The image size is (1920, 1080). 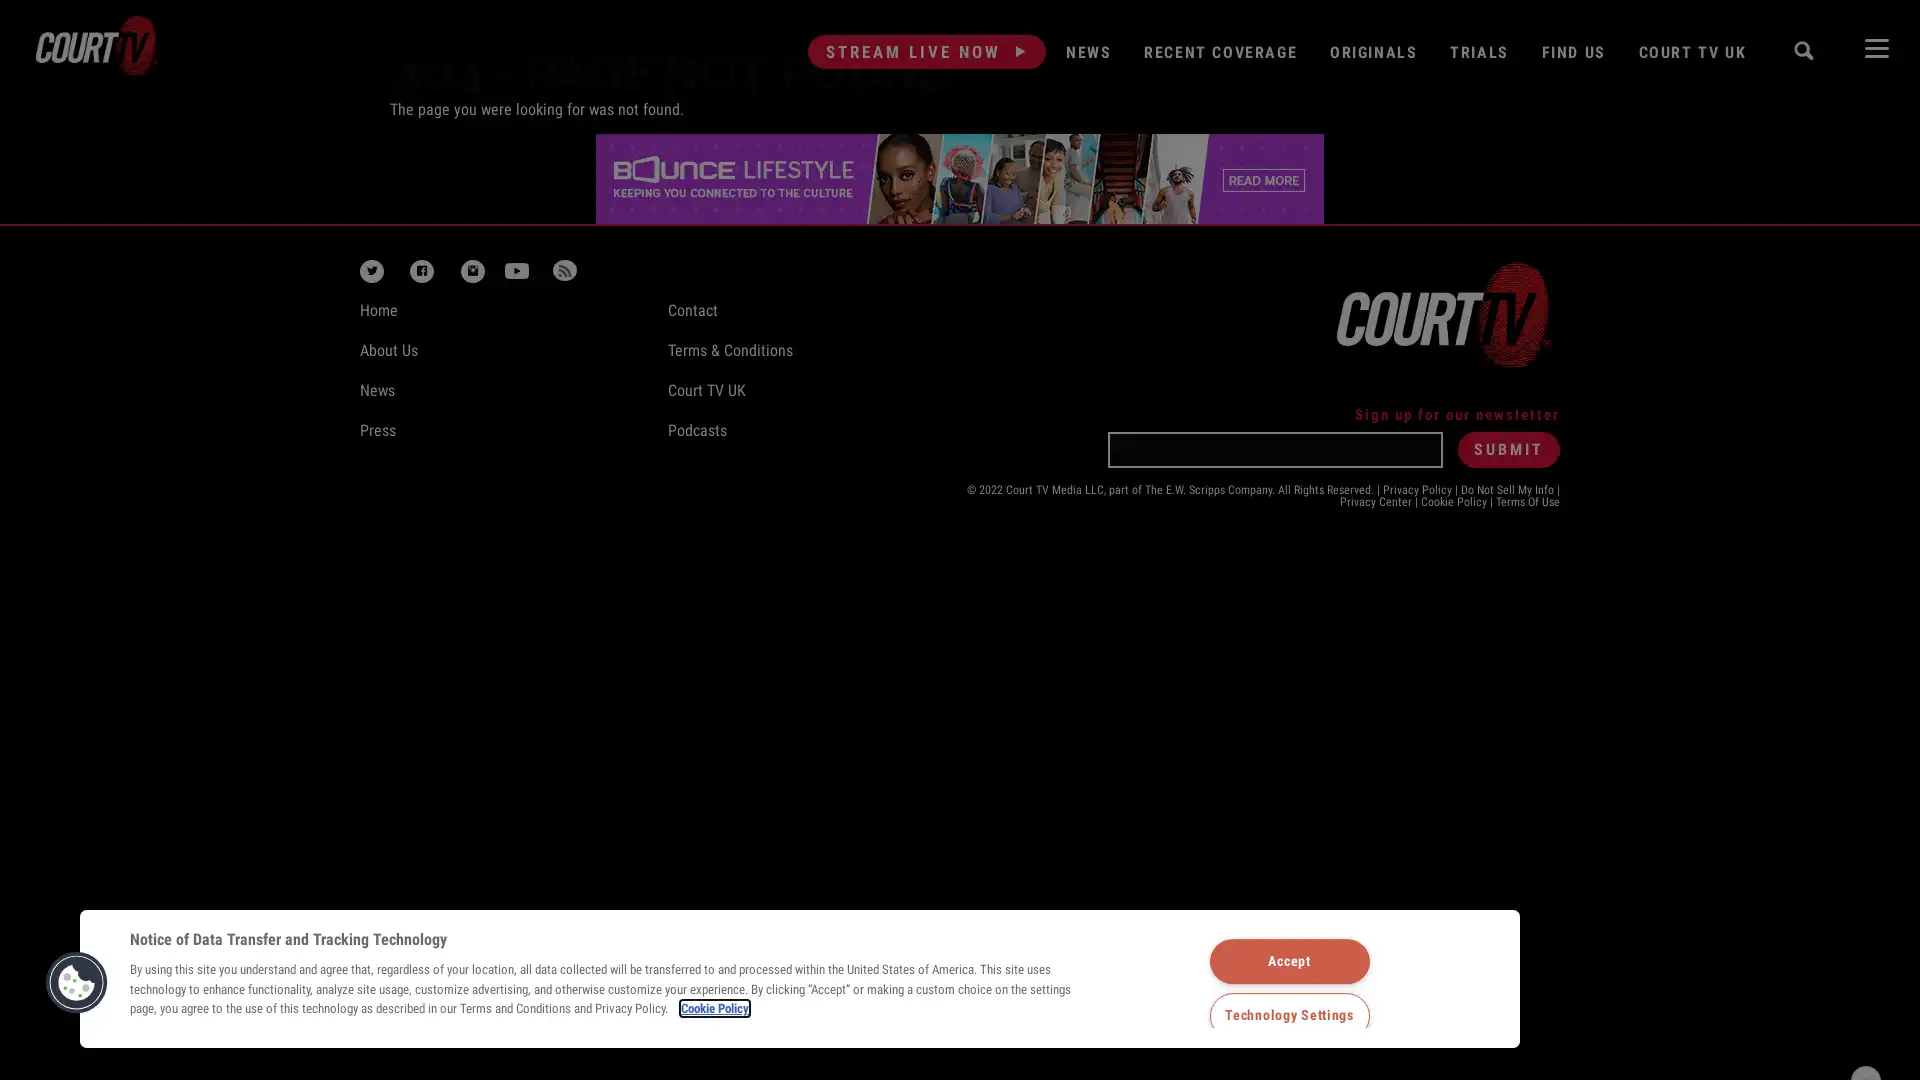 I want to click on Cookies, so click(x=76, y=981).